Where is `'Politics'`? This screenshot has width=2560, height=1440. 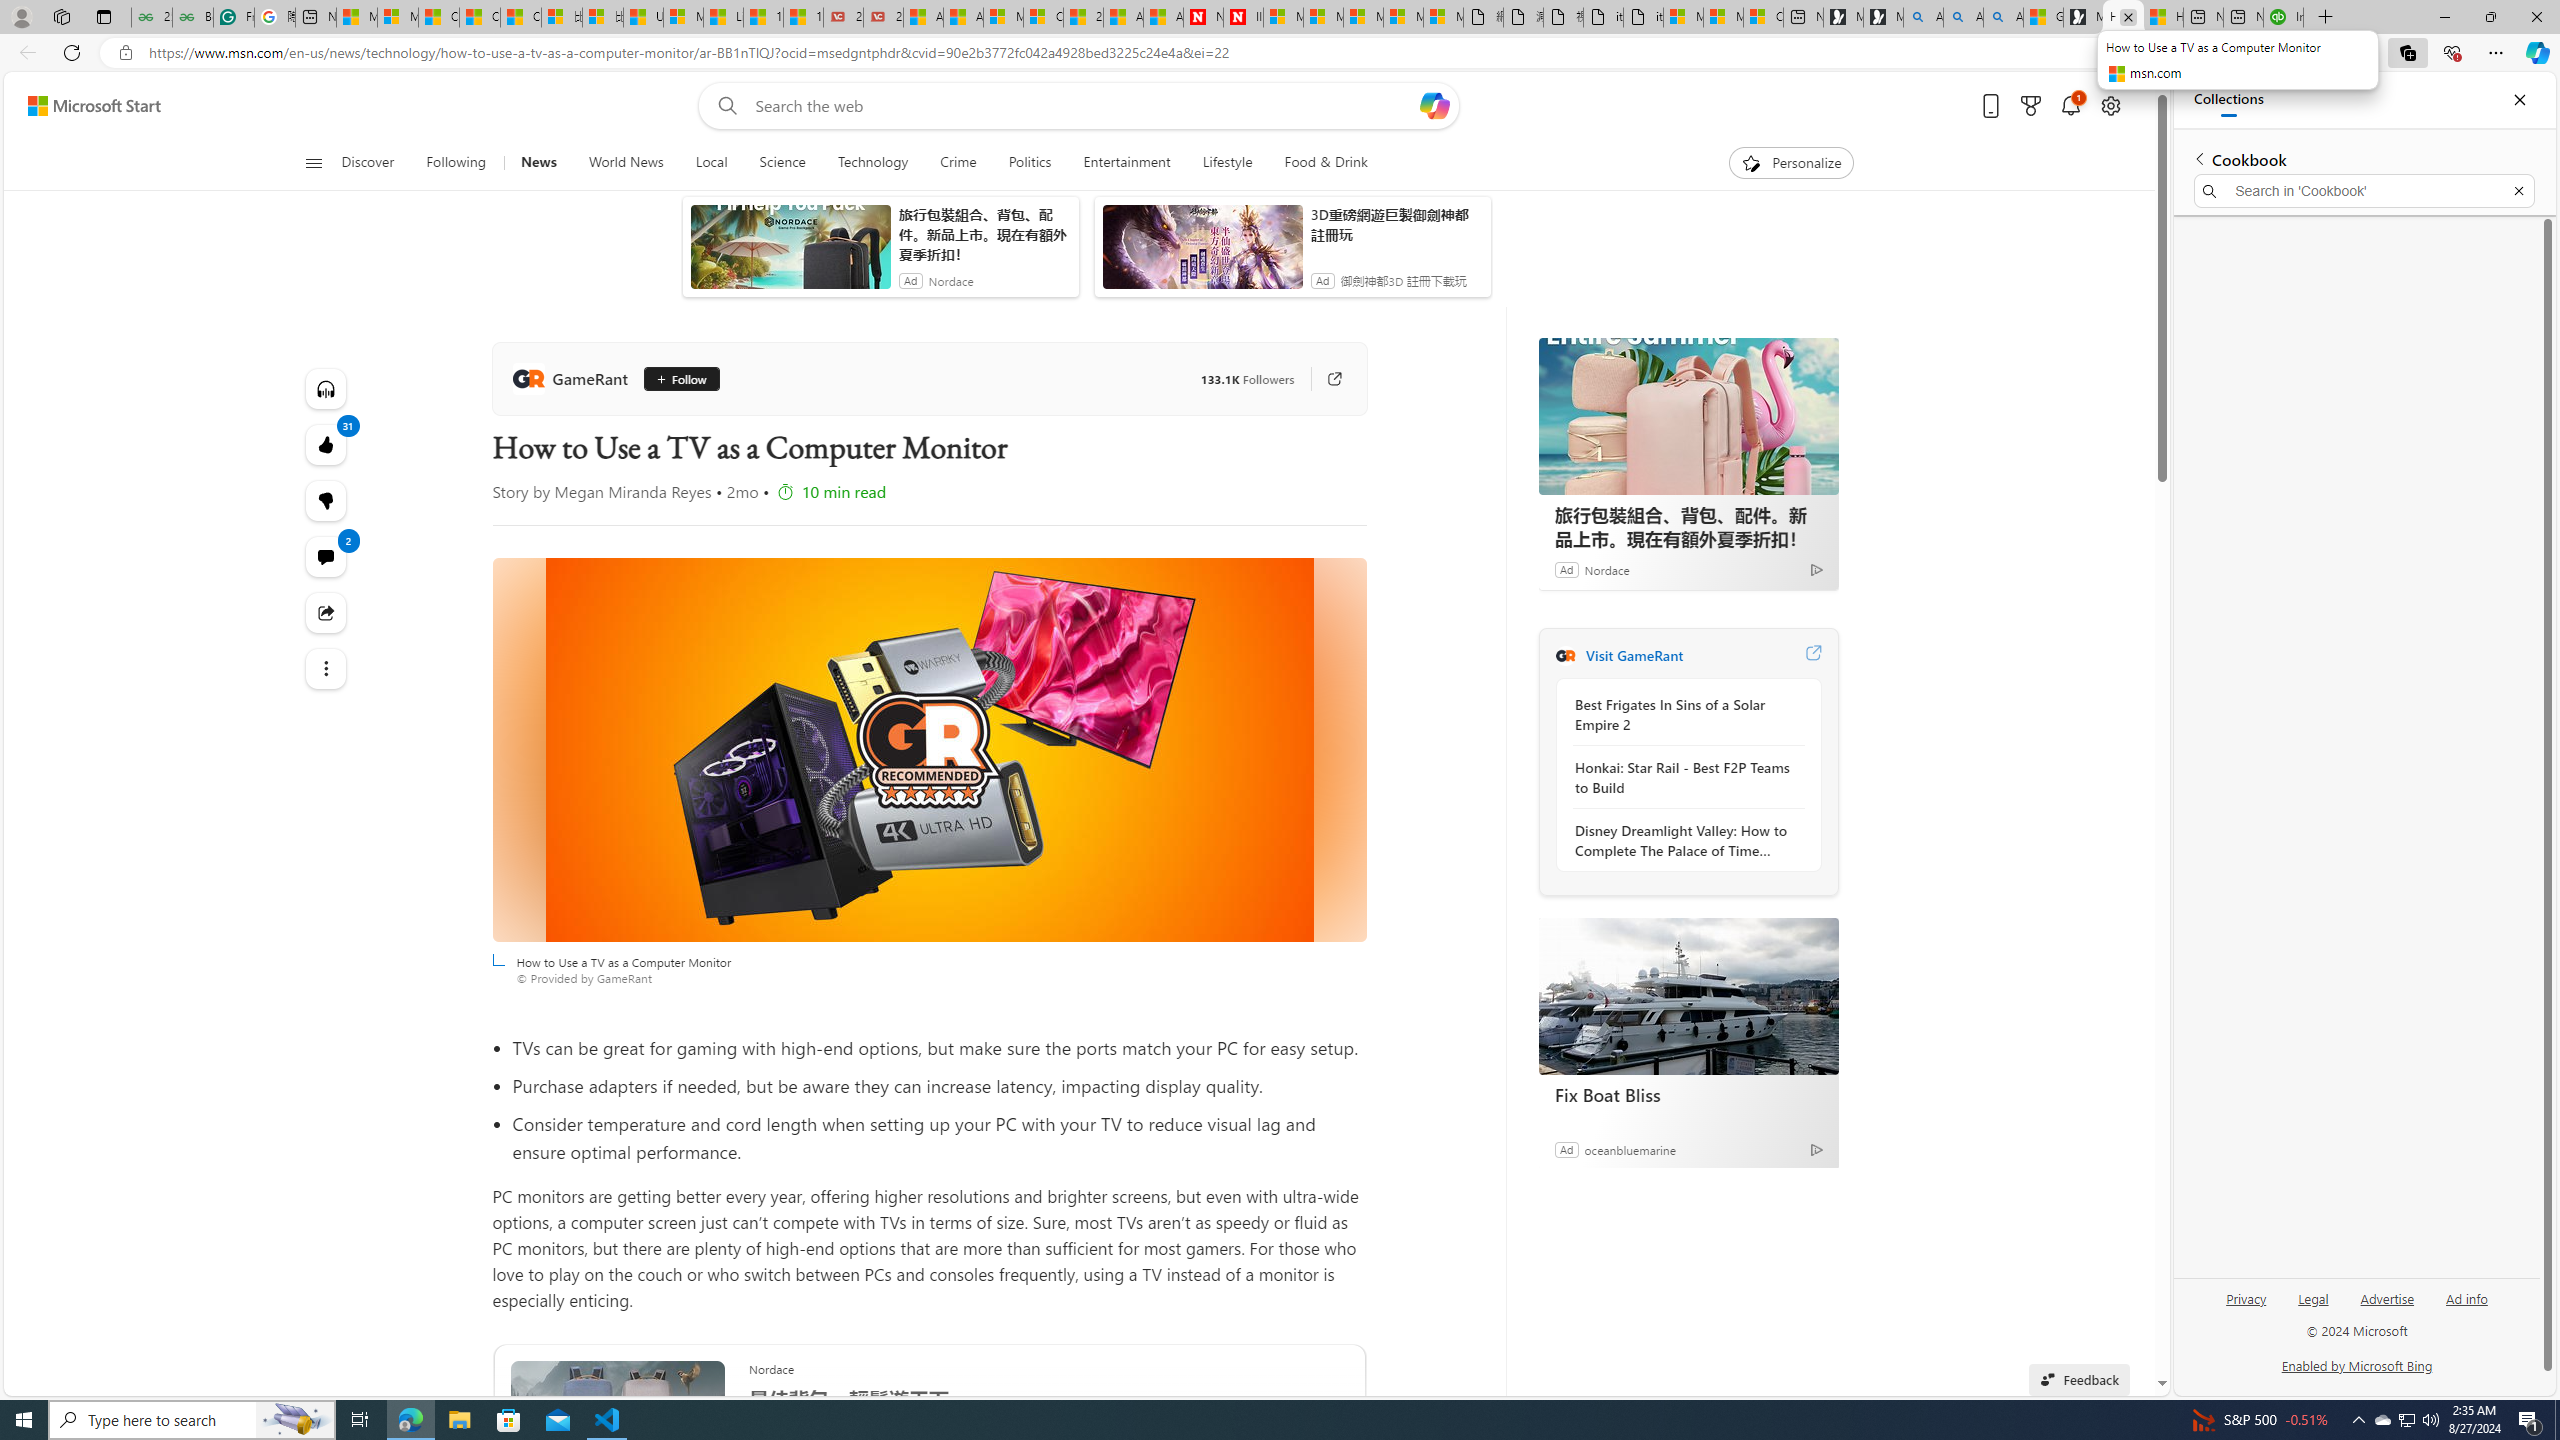
'Politics' is located at coordinates (1030, 162).